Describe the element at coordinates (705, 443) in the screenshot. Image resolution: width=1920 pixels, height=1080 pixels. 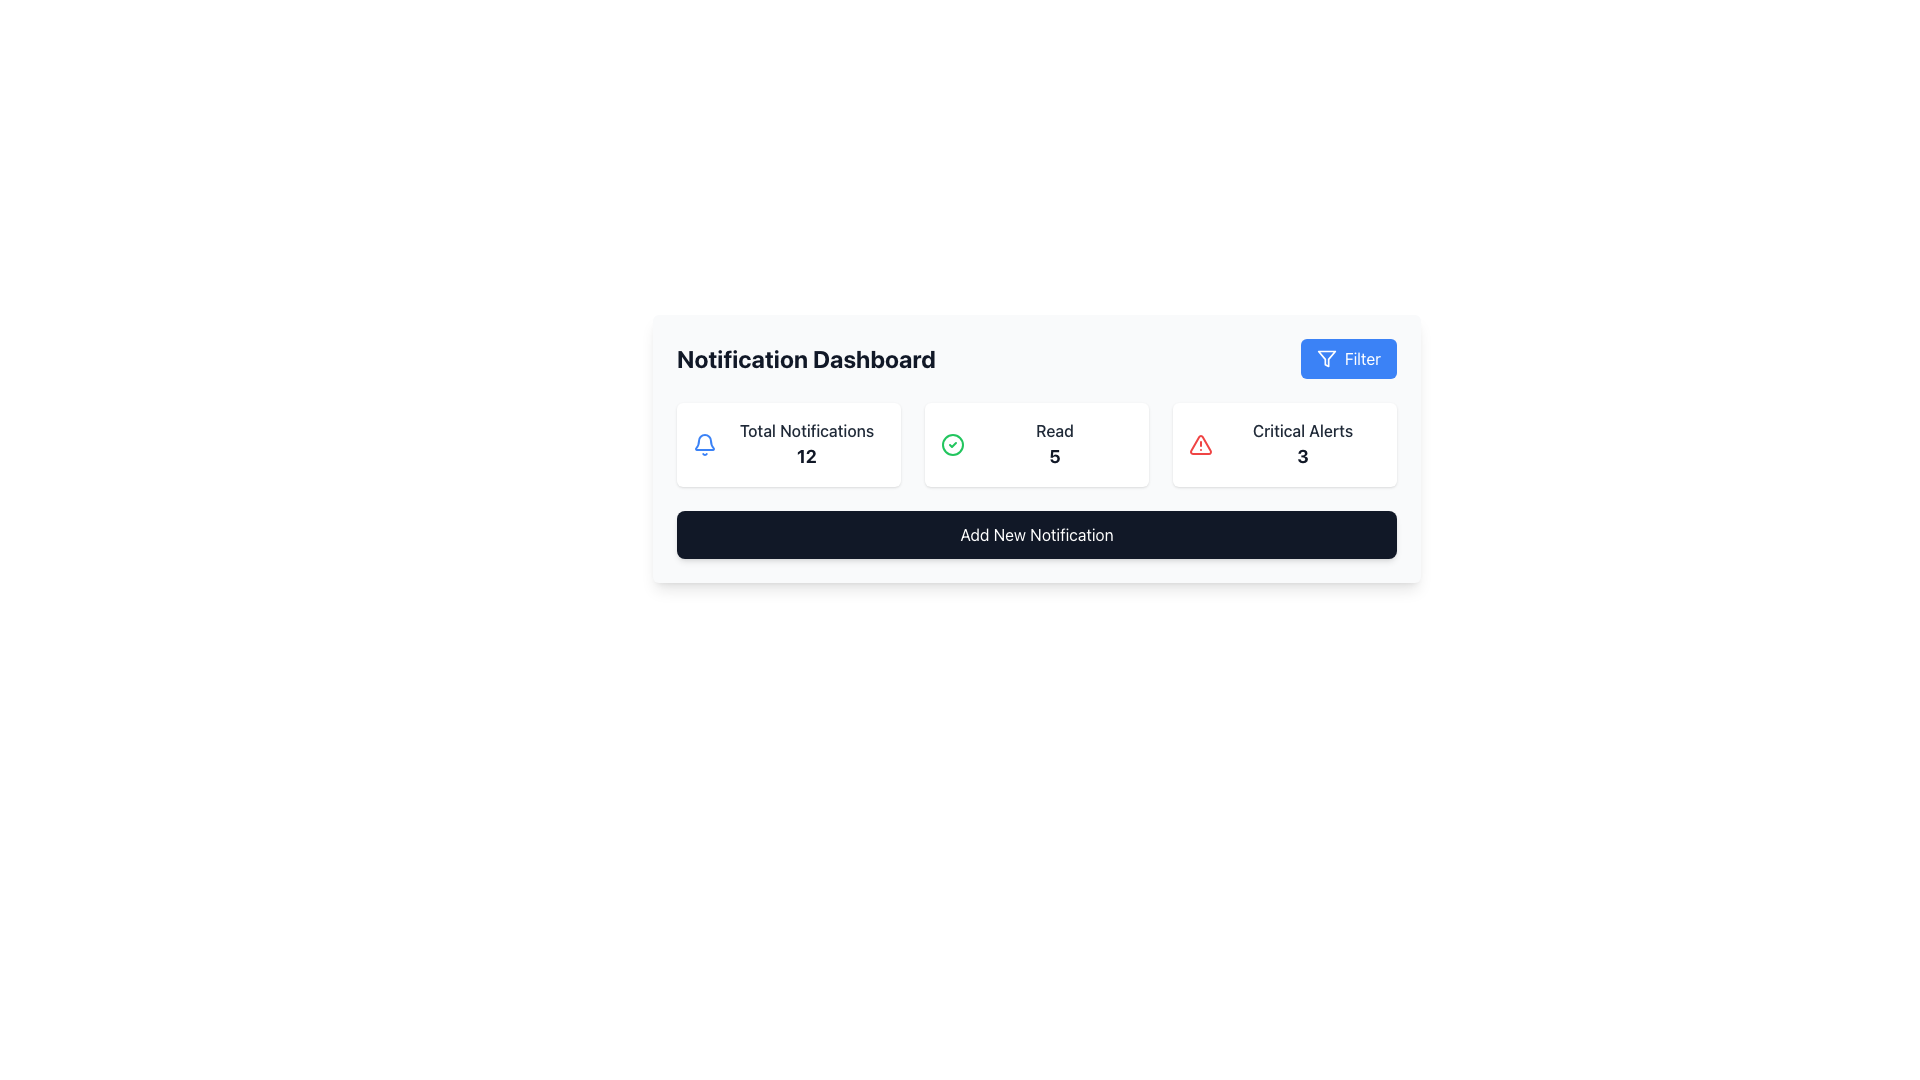
I see `the notification information associated with the blue bell icon representing notifications, located within the 'Total Notifications' card on the left side of the main notification panel` at that location.